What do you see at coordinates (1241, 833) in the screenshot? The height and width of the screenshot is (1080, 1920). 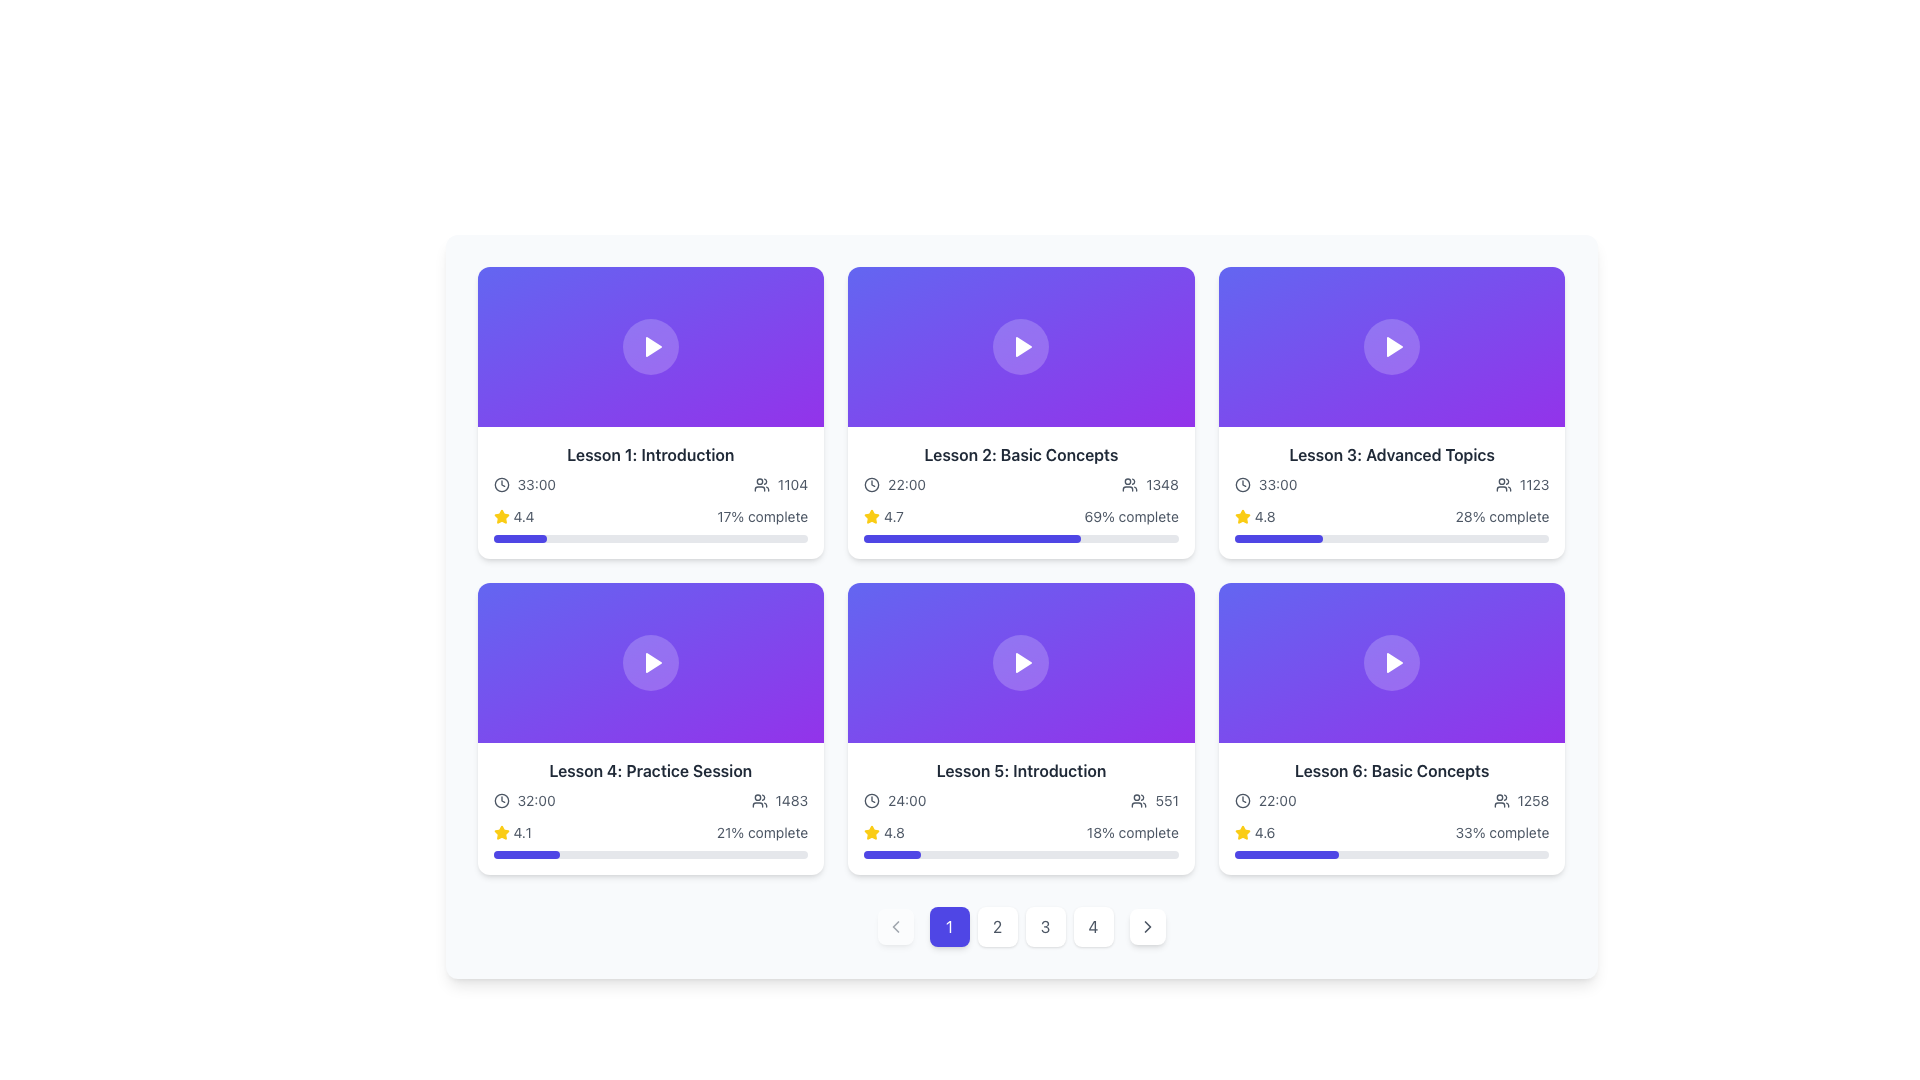 I see `the yellow filled star icon associated with the rating '4.6' located at the bottom right of the 'Lesson 6: Basic Concepts' card` at bounding box center [1241, 833].